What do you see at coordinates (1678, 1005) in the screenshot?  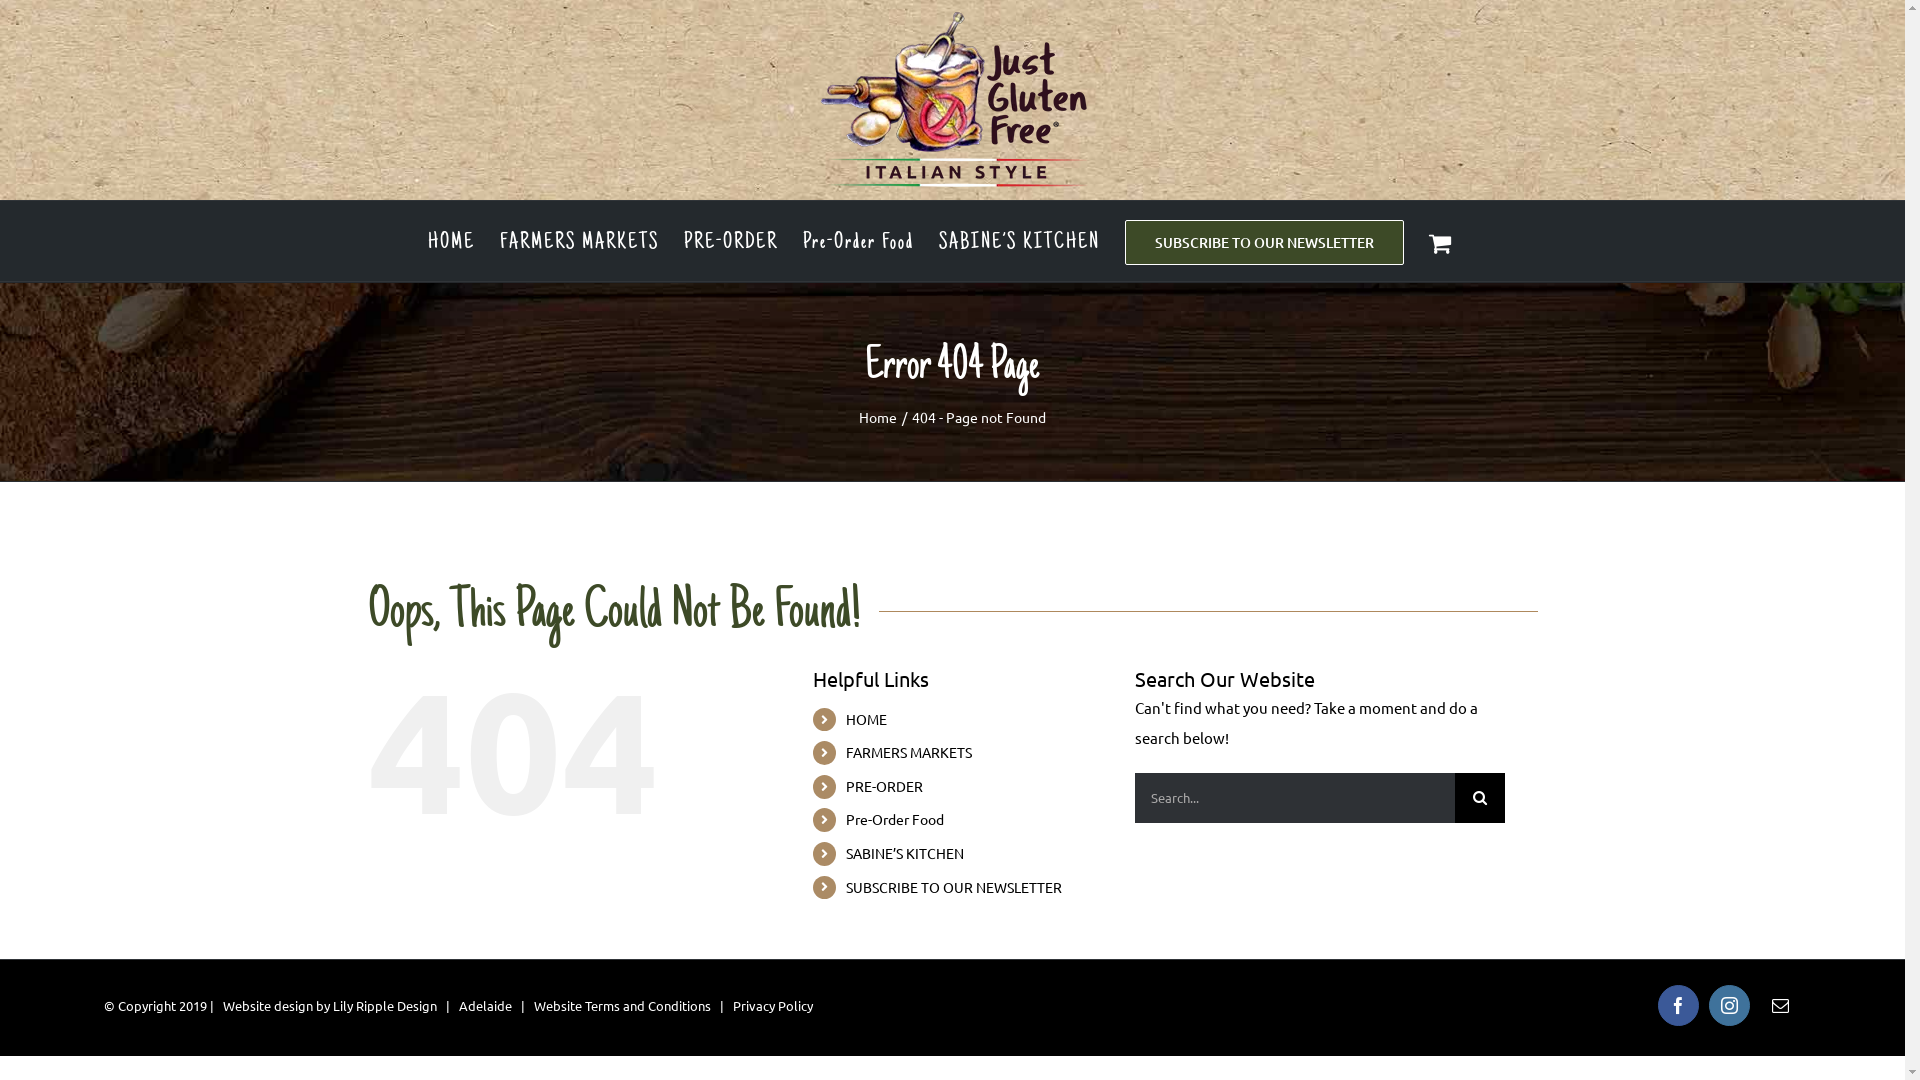 I see `'Facebook'` at bounding box center [1678, 1005].